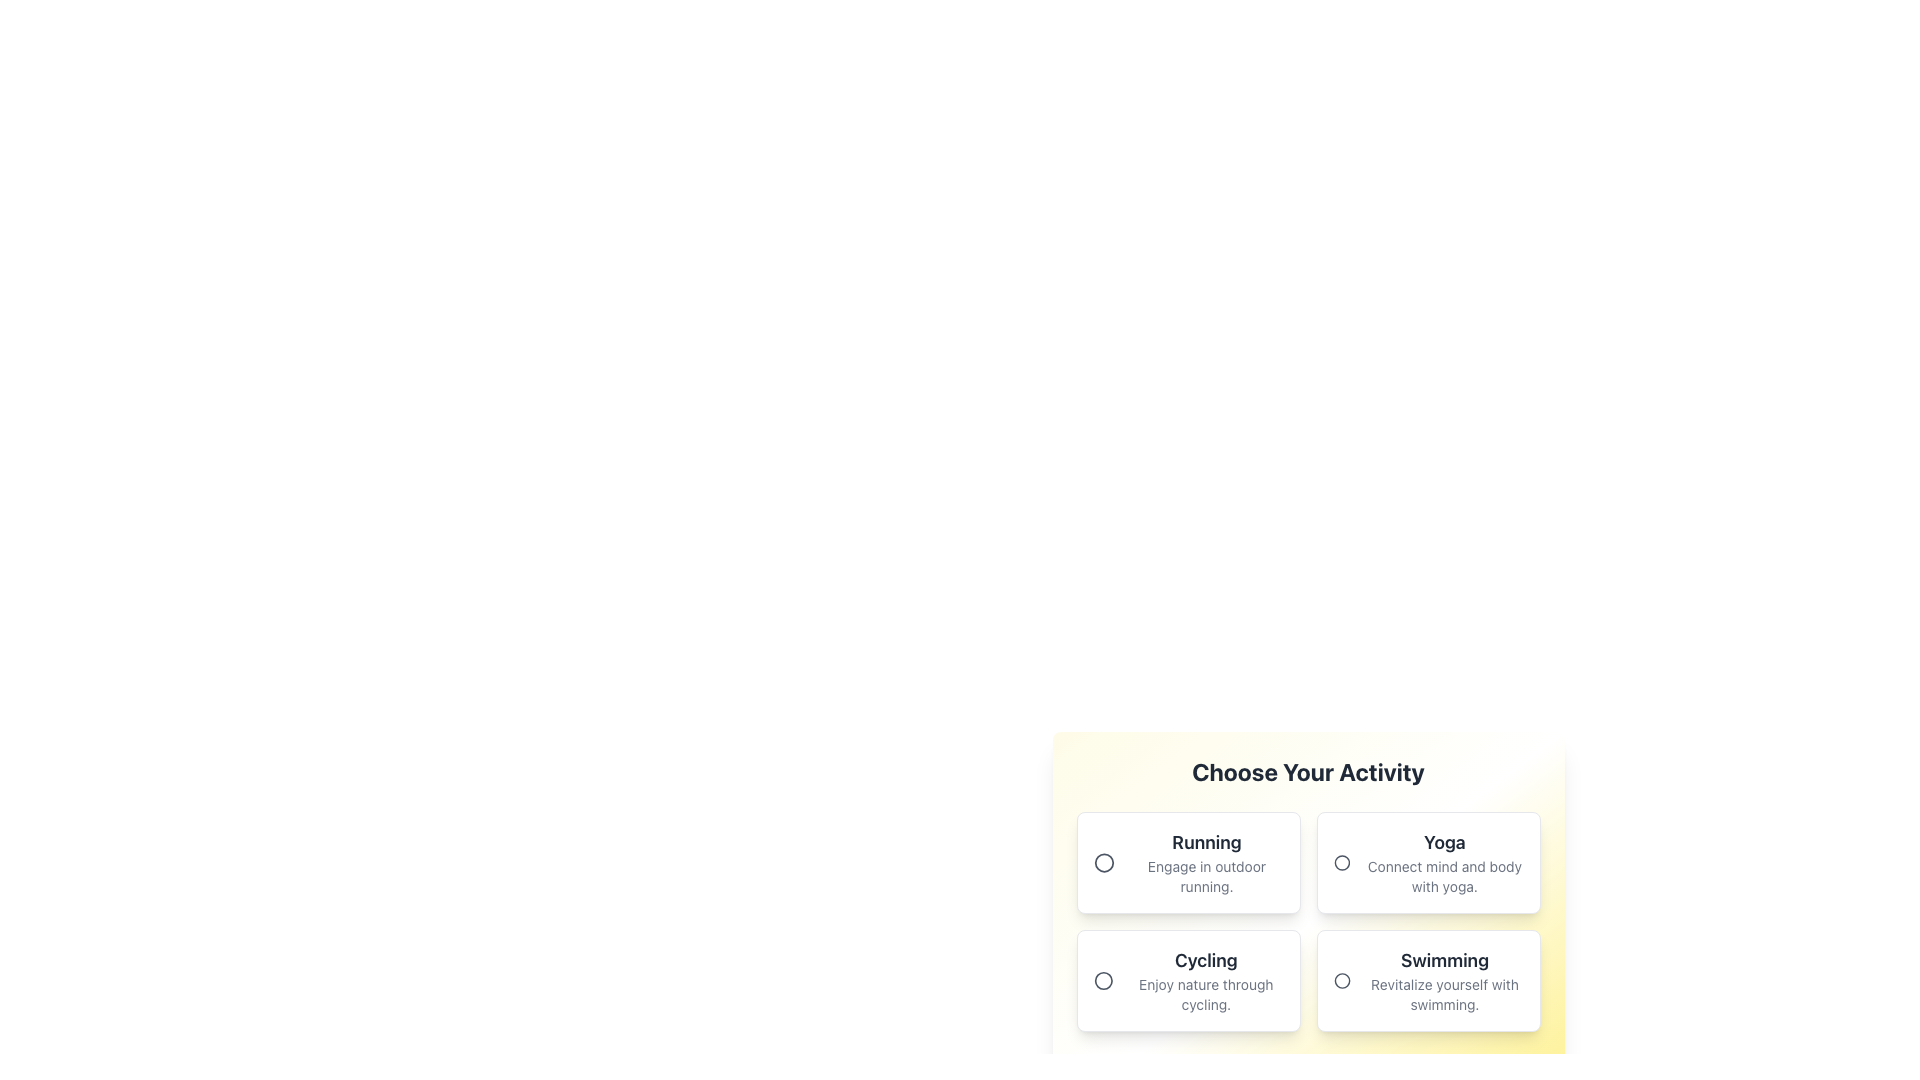  What do you see at coordinates (1103, 862) in the screenshot?
I see `the SVG circle graphic representing the 'Running' option, located in the top left of the grid under 'Choose Your Activity.'` at bounding box center [1103, 862].